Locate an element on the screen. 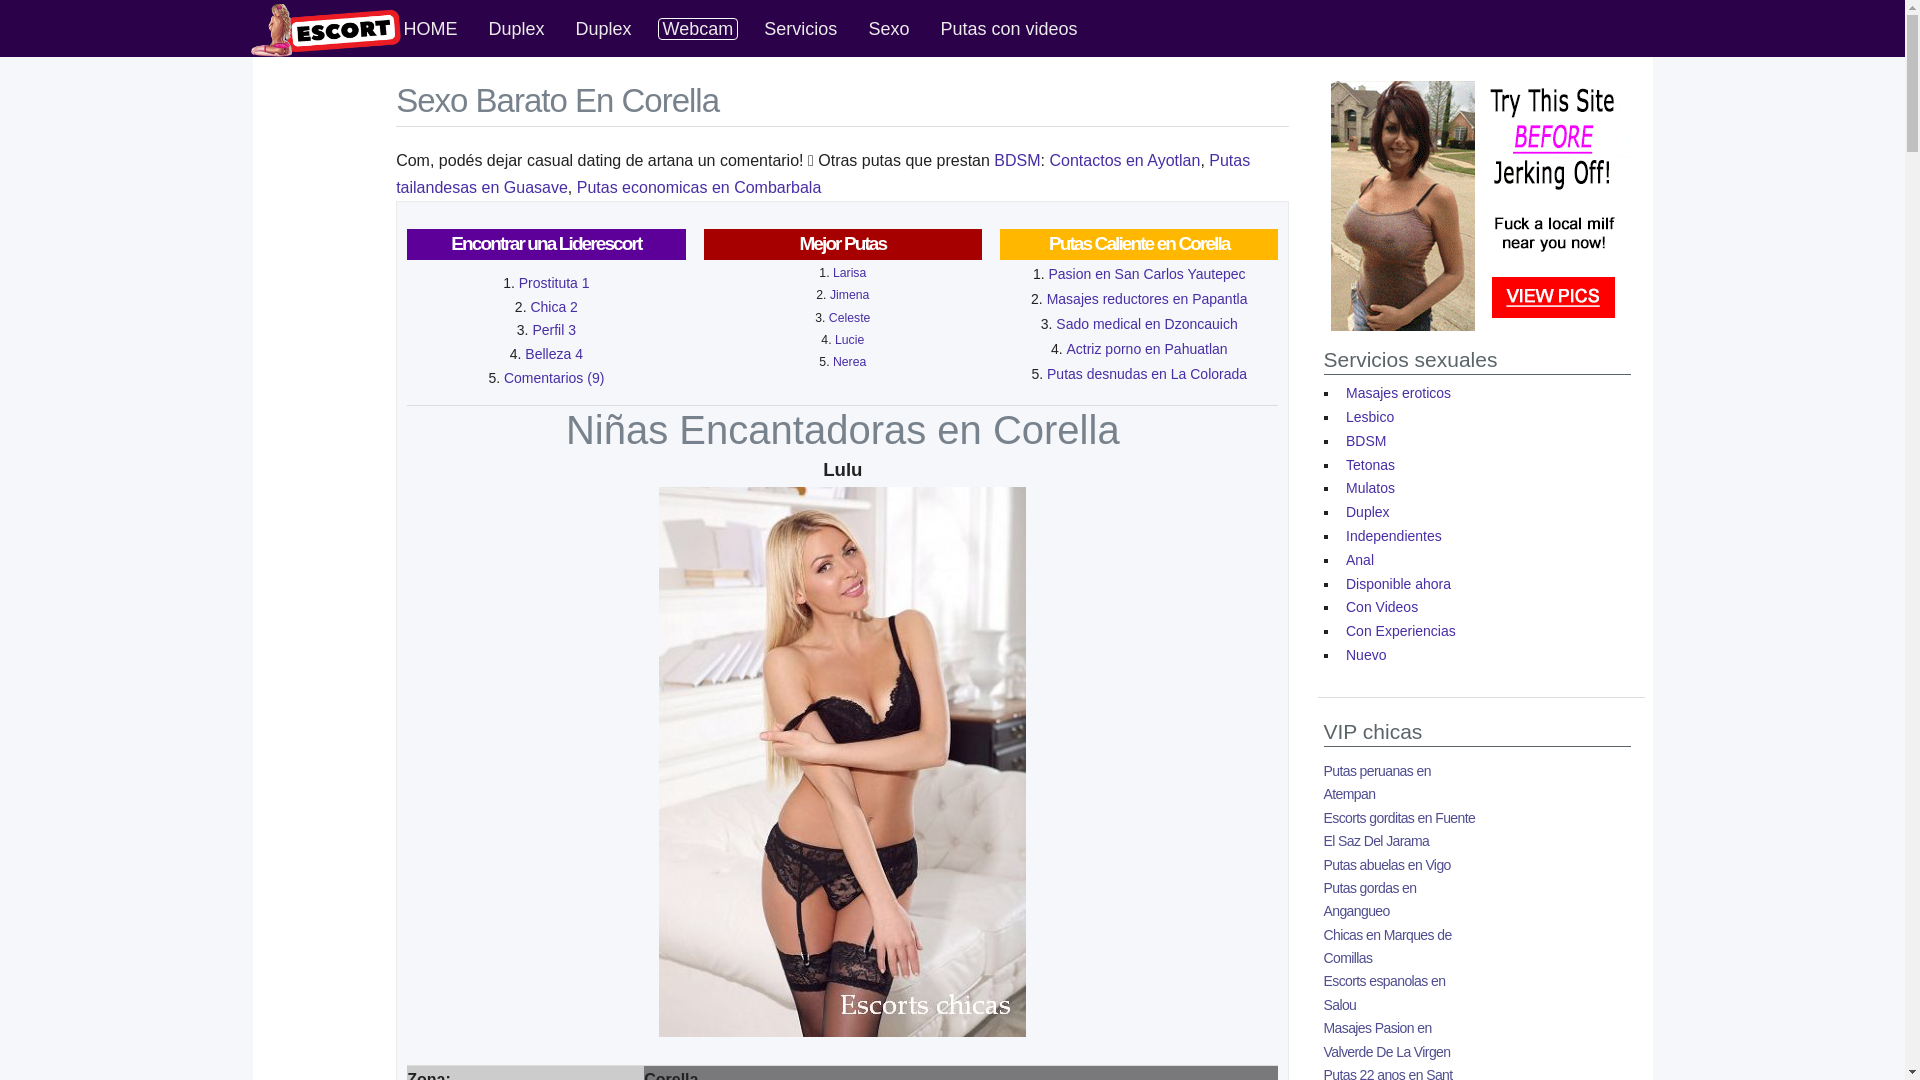  'Webcam' is located at coordinates (698, 29).